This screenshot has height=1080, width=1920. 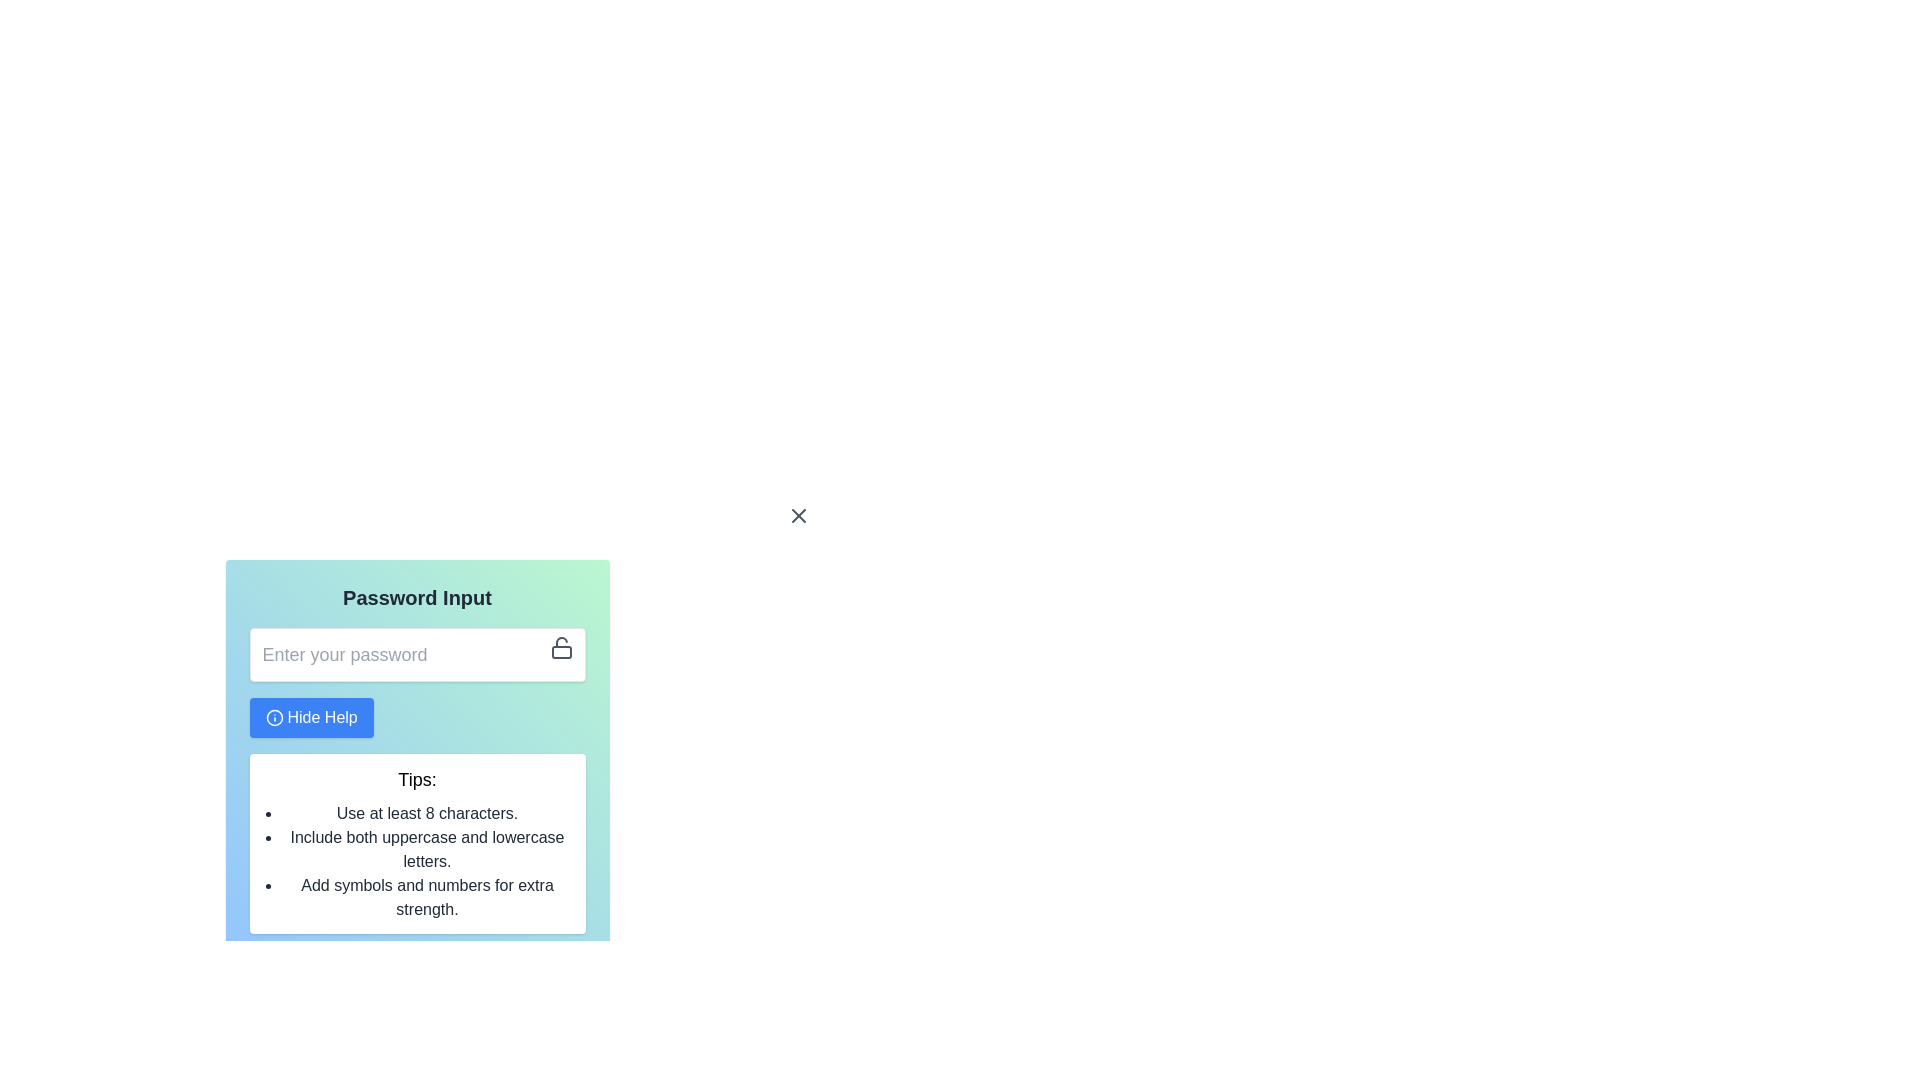 I want to click on the button that toggles the visibility of the 'Tips' section located in the 'Password Input' card section, positioned below the text input field, so click(x=310, y=716).